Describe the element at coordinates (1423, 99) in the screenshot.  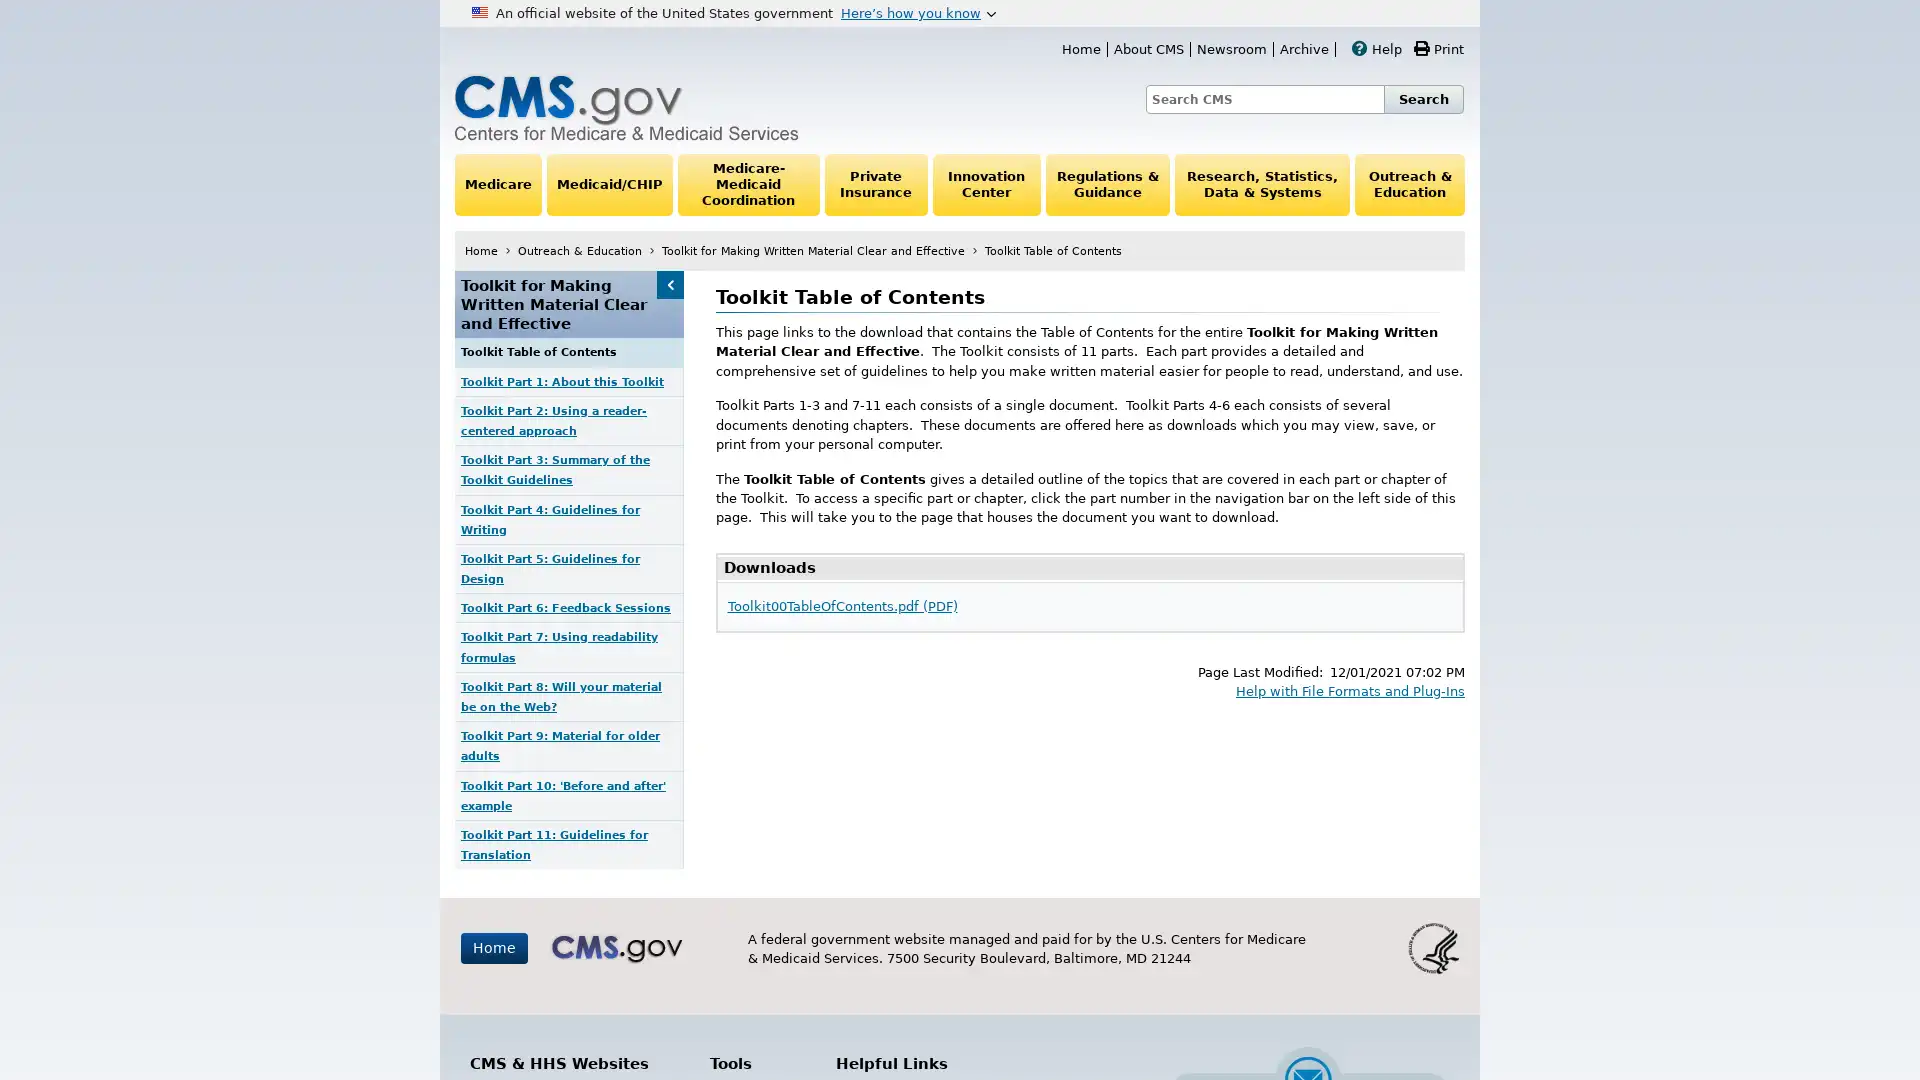
I see `Search` at that location.